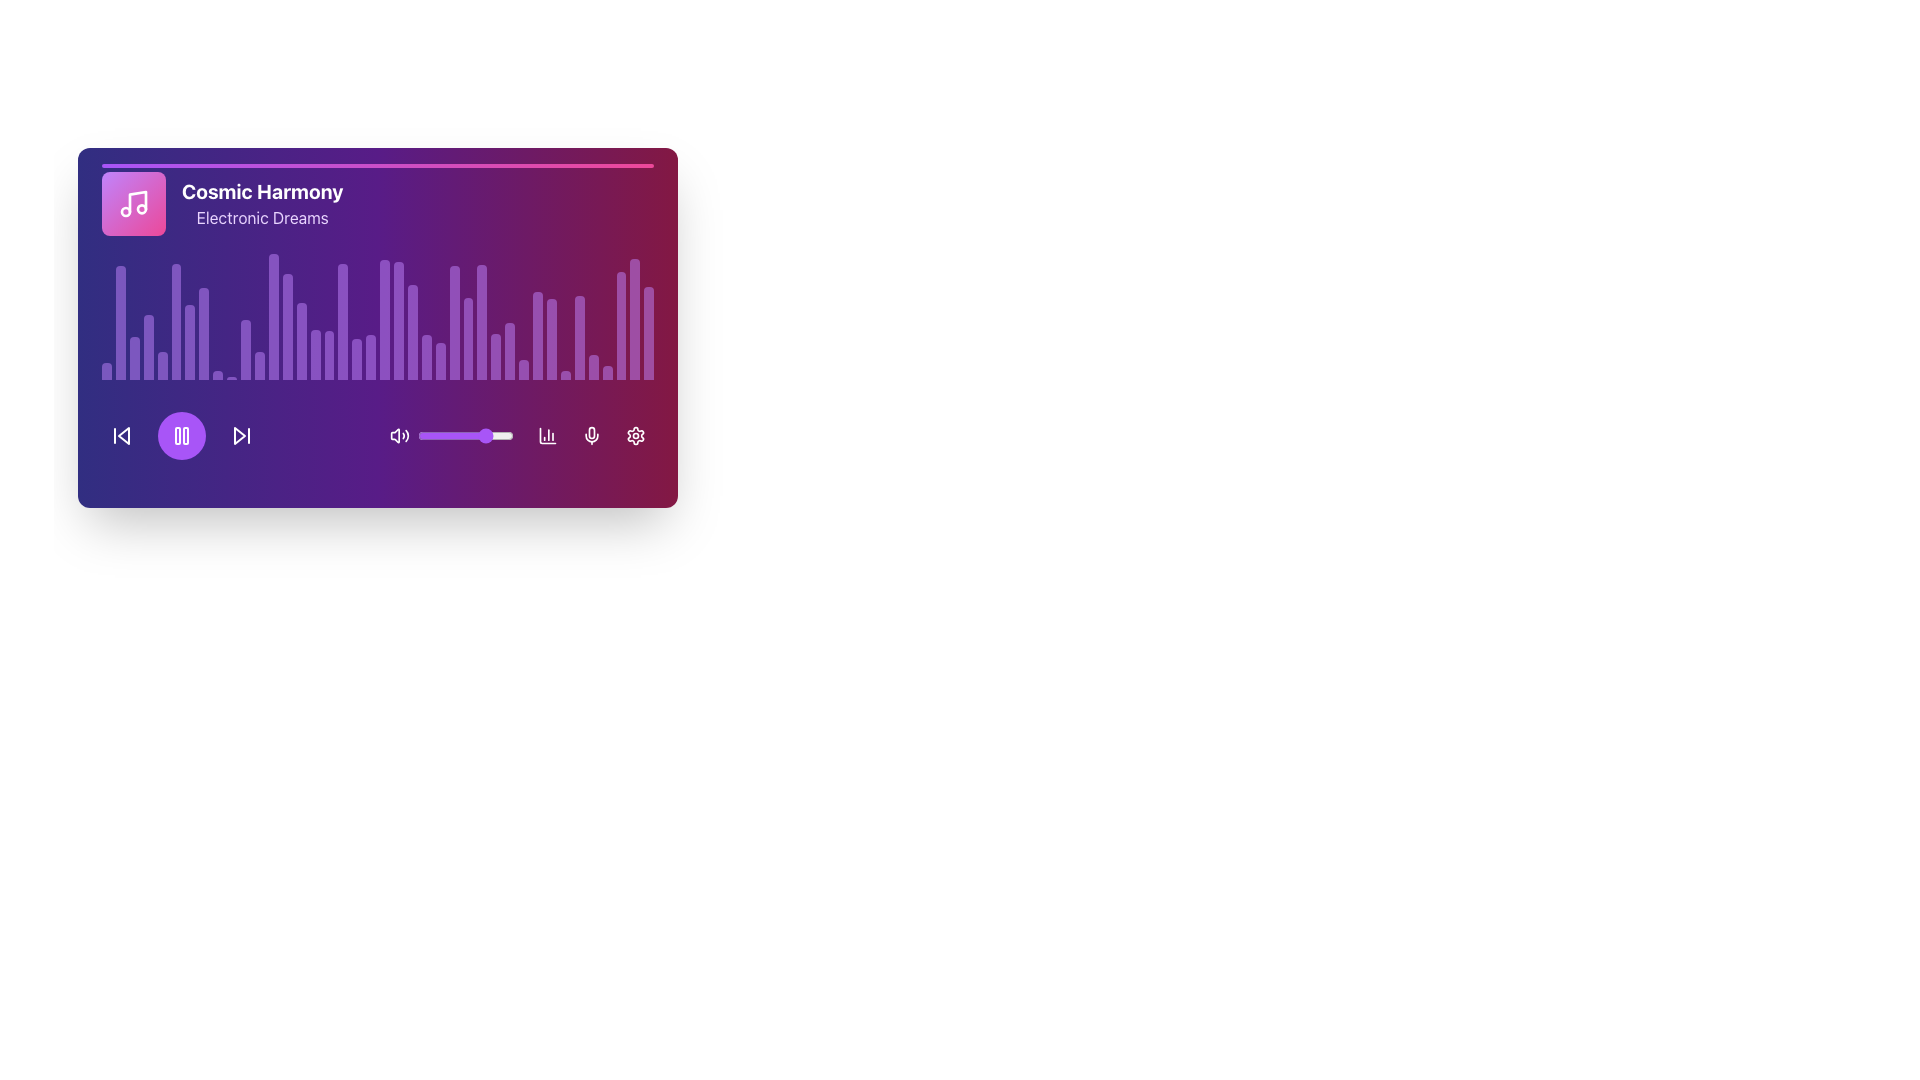 The width and height of the screenshot is (1920, 1080). Describe the element at coordinates (411, 331) in the screenshot. I see `the 23rd vertical purple bar representing audio levels, which has rounded top edges and is styled in a light purple shade` at that location.